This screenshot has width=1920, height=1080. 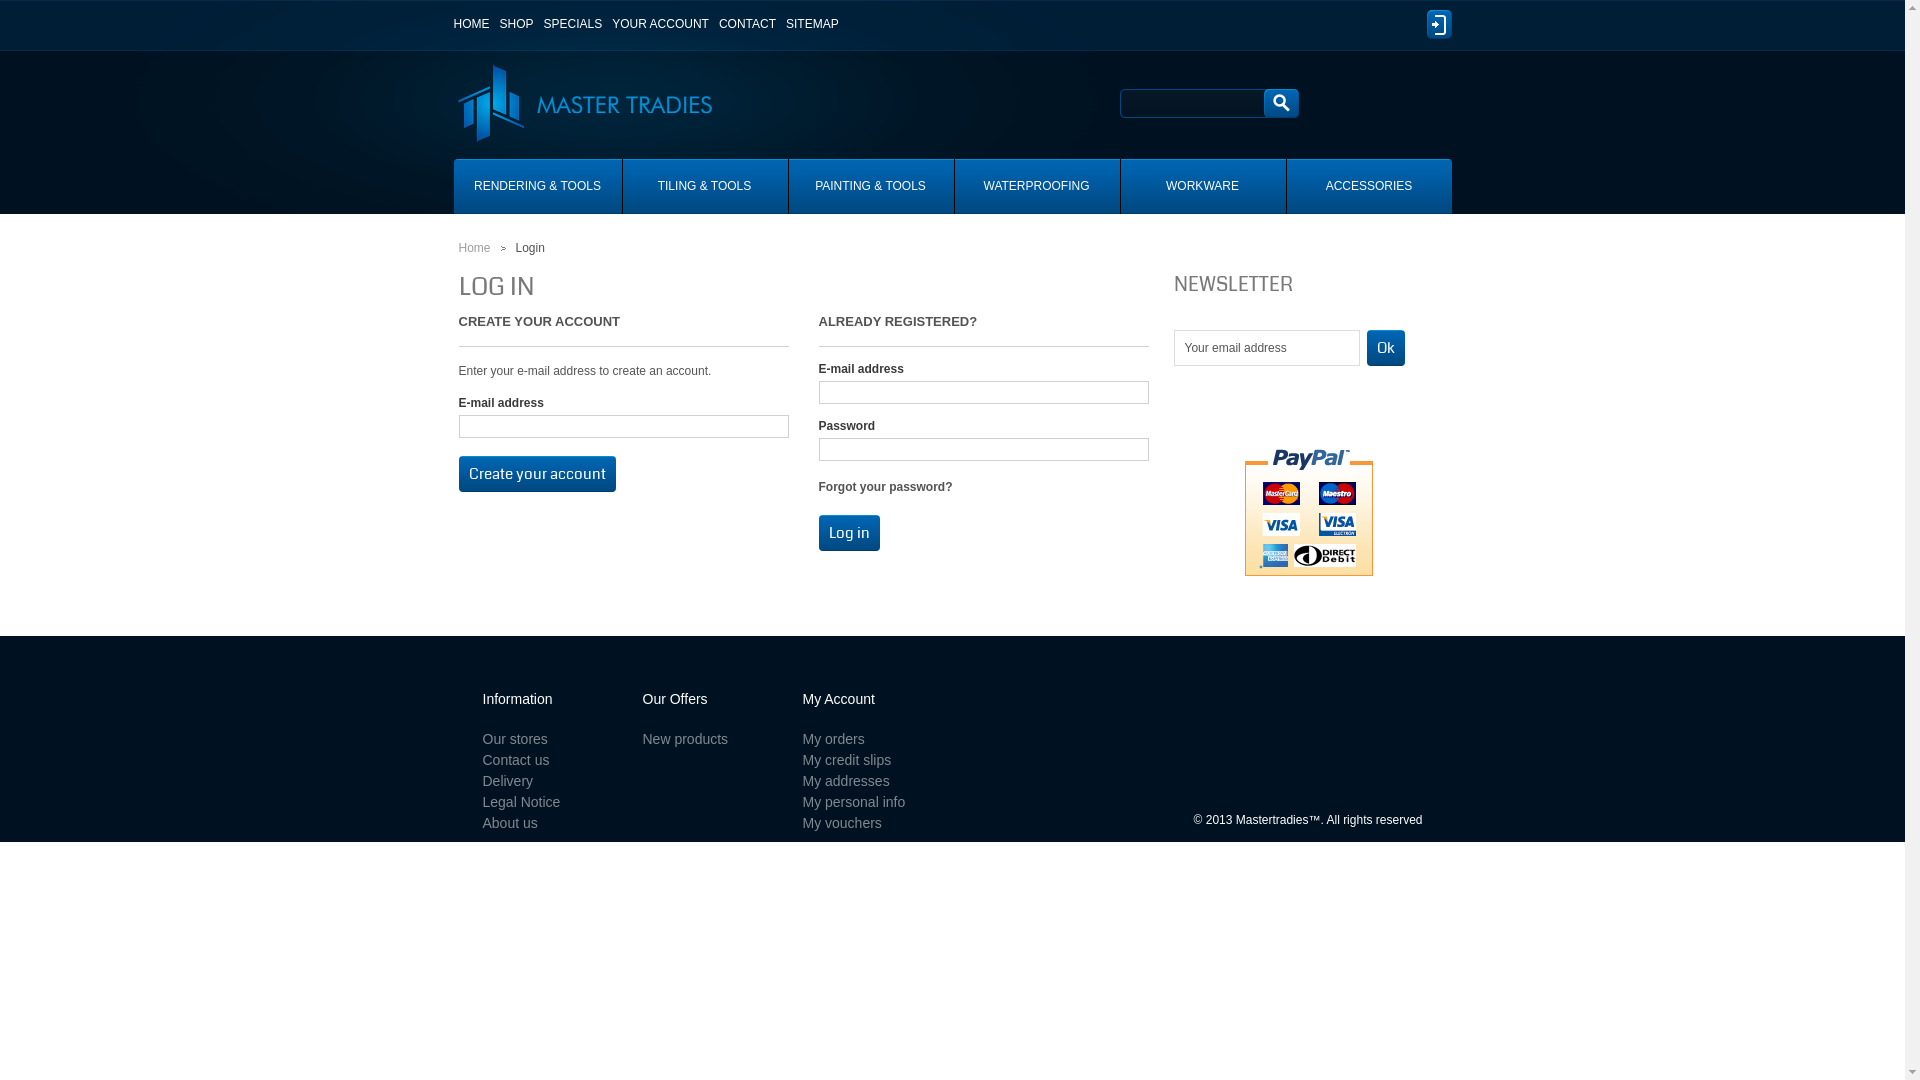 I want to click on 'ACCESSORIES', so click(x=1367, y=186).